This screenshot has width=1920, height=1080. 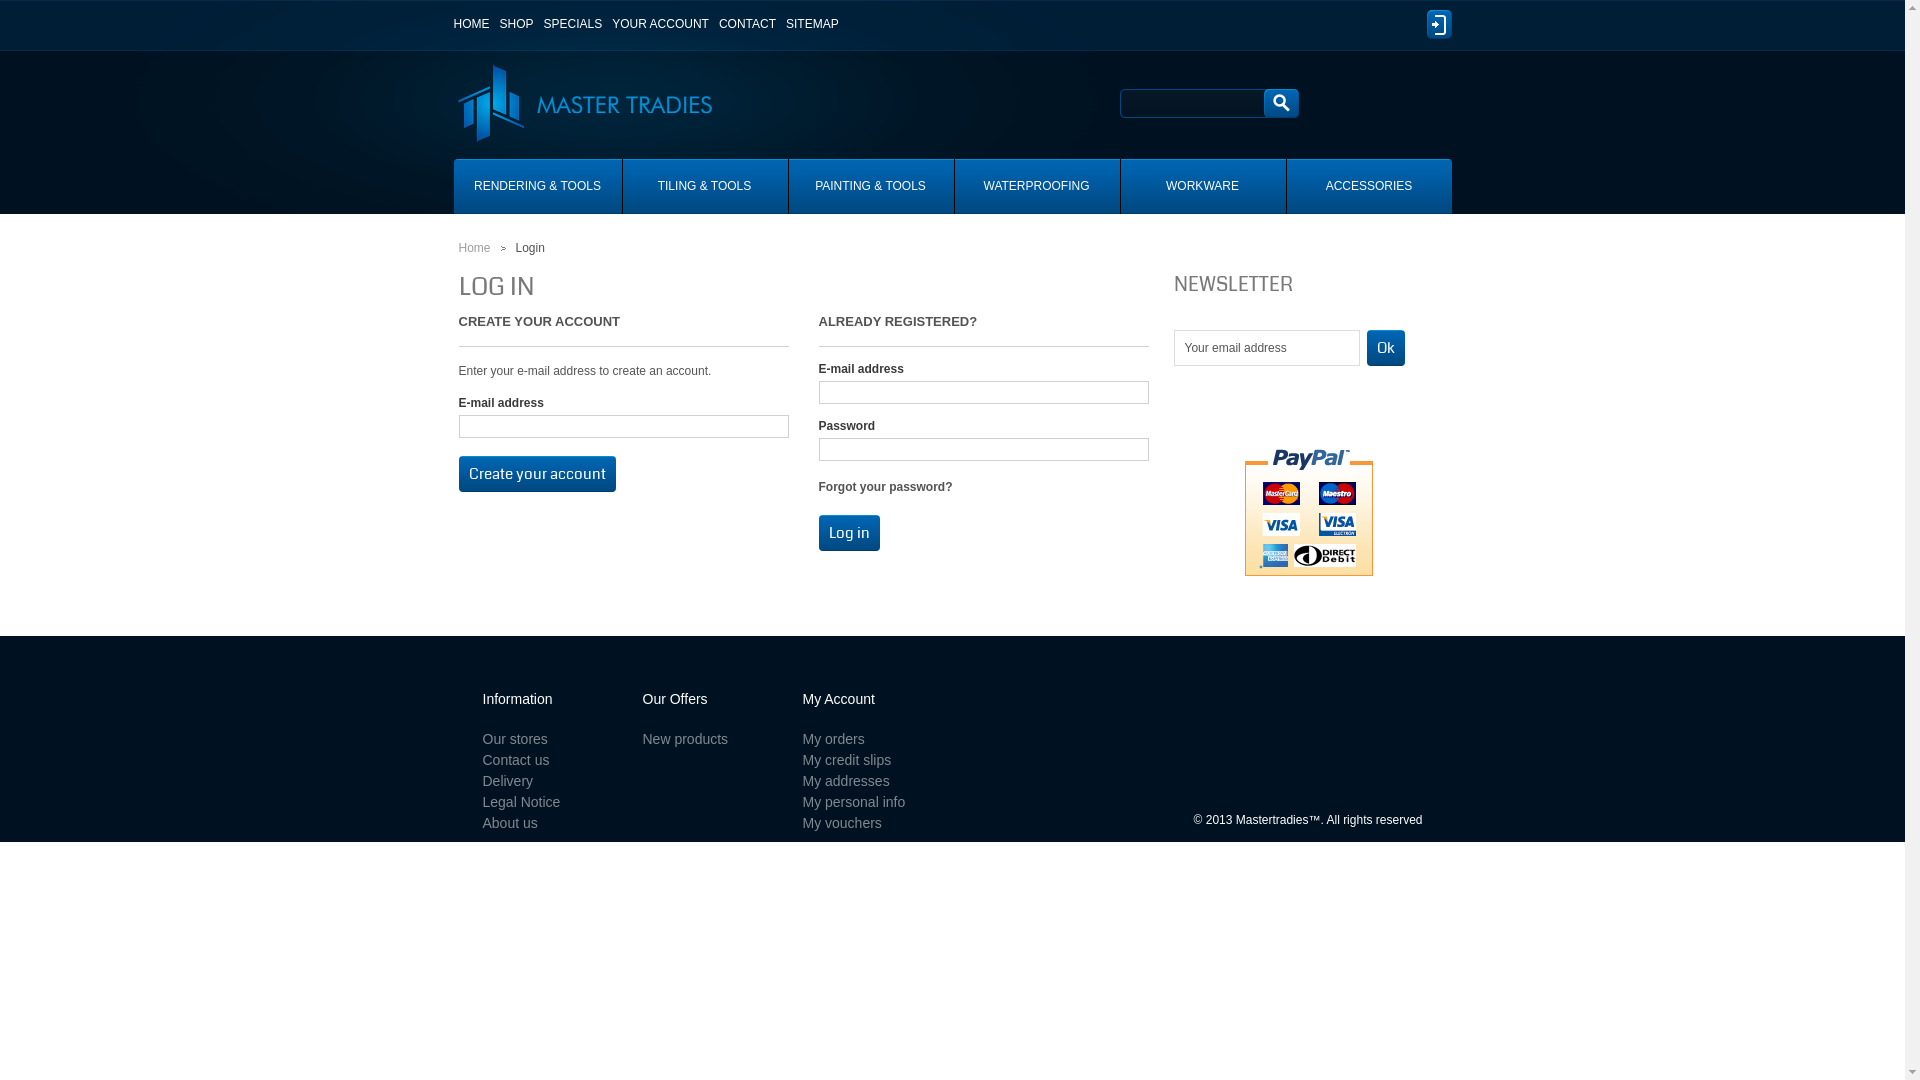 I want to click on 'ACCESSORIES', so click(x=1367, y=186).